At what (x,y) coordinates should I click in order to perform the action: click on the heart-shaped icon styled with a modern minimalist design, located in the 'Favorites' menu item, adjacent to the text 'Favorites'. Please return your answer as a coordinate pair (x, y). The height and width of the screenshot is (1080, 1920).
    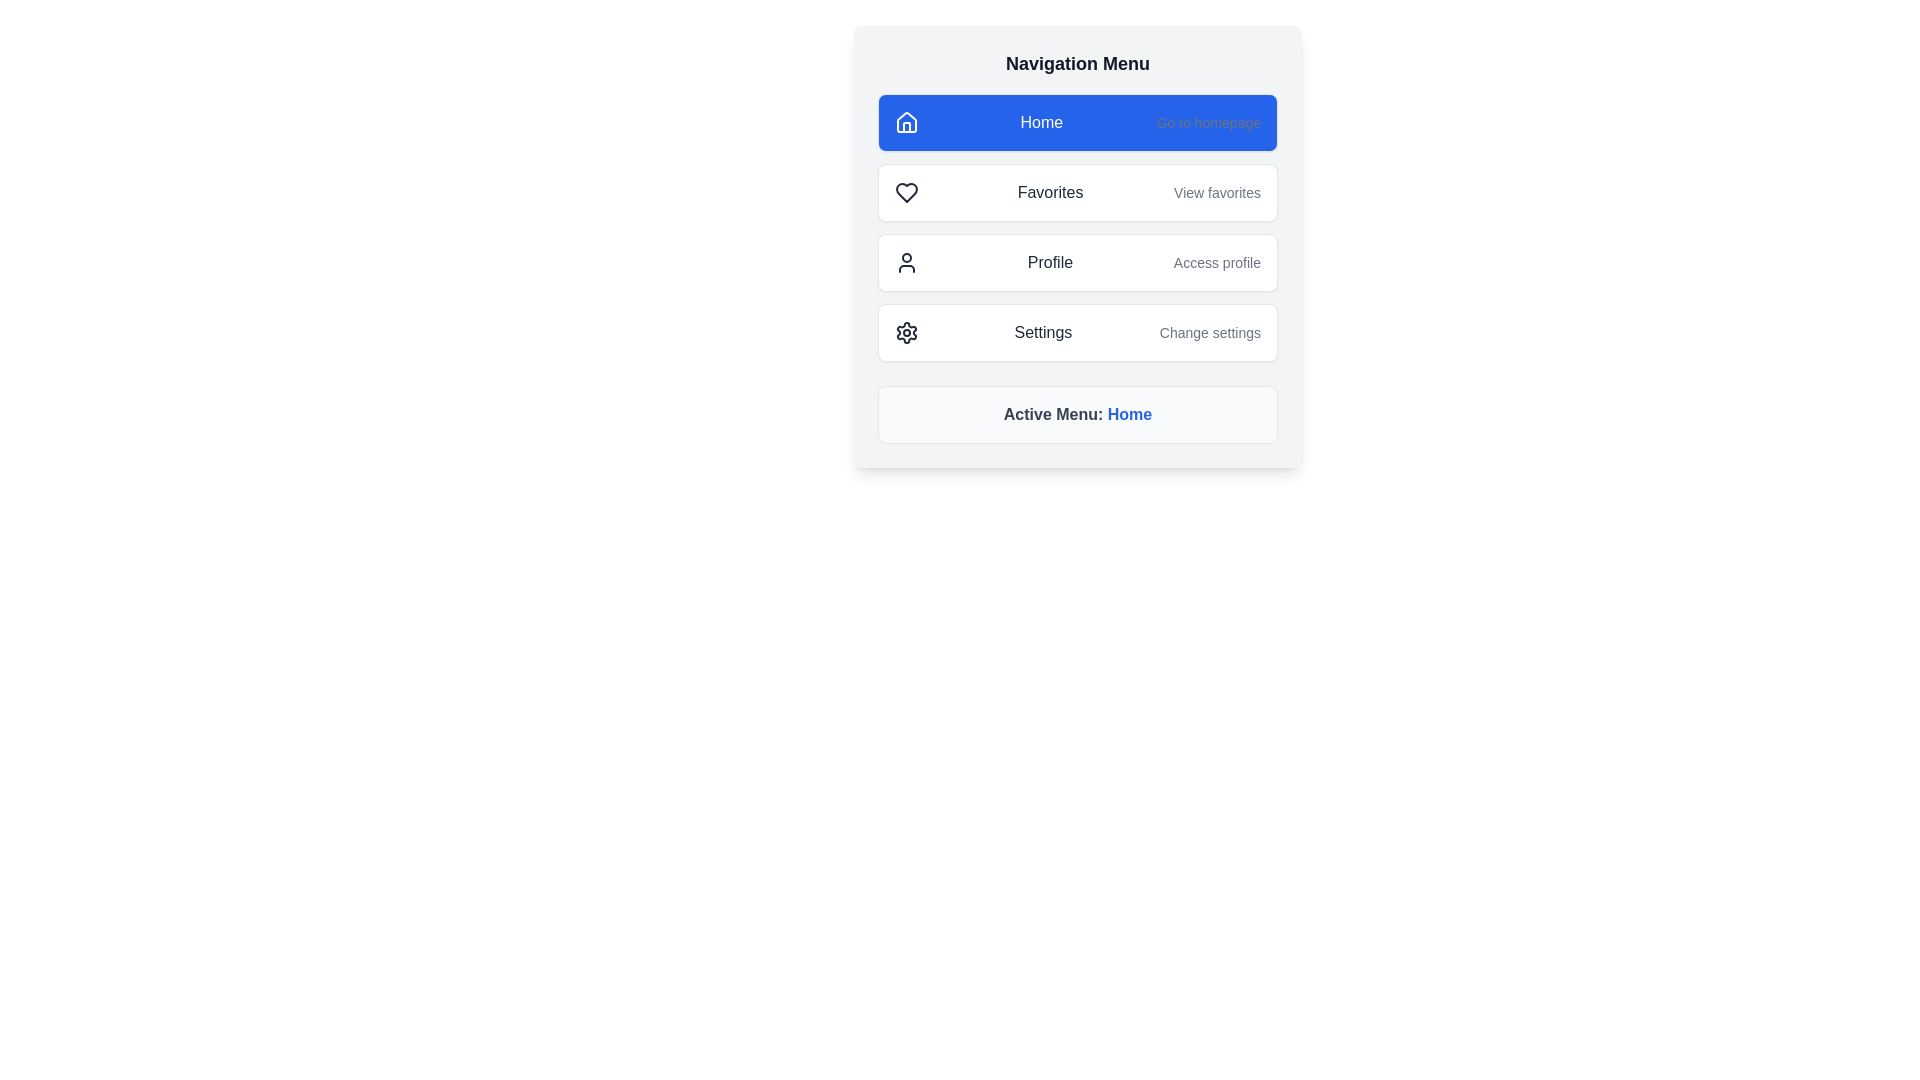
    Looking at the image, I should click on (906, 192).